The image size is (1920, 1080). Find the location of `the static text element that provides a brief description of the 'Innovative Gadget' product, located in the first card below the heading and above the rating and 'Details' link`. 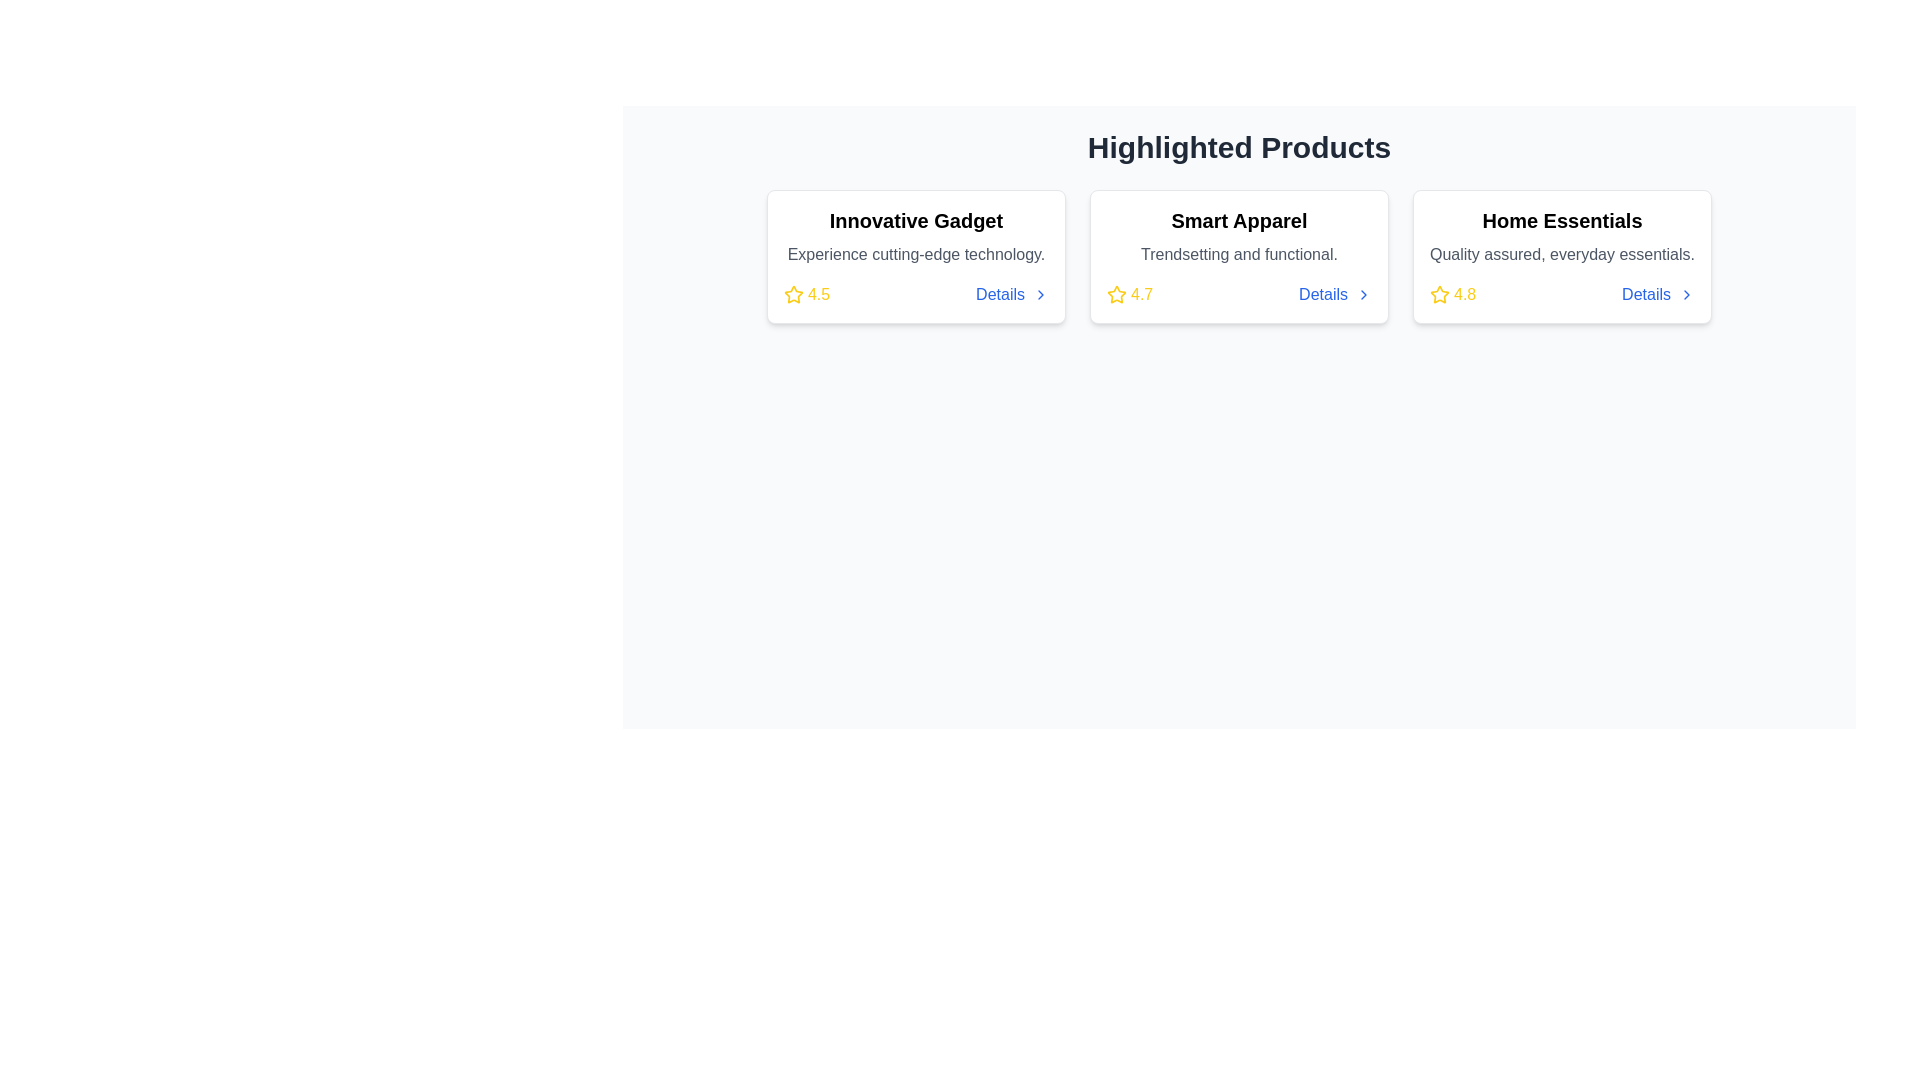

the static text element that provides a brief description of the 'Innovative Gadget' product, located in the first card below the heading and above the rating and 'Details' link is located at coordinates (915, 253).